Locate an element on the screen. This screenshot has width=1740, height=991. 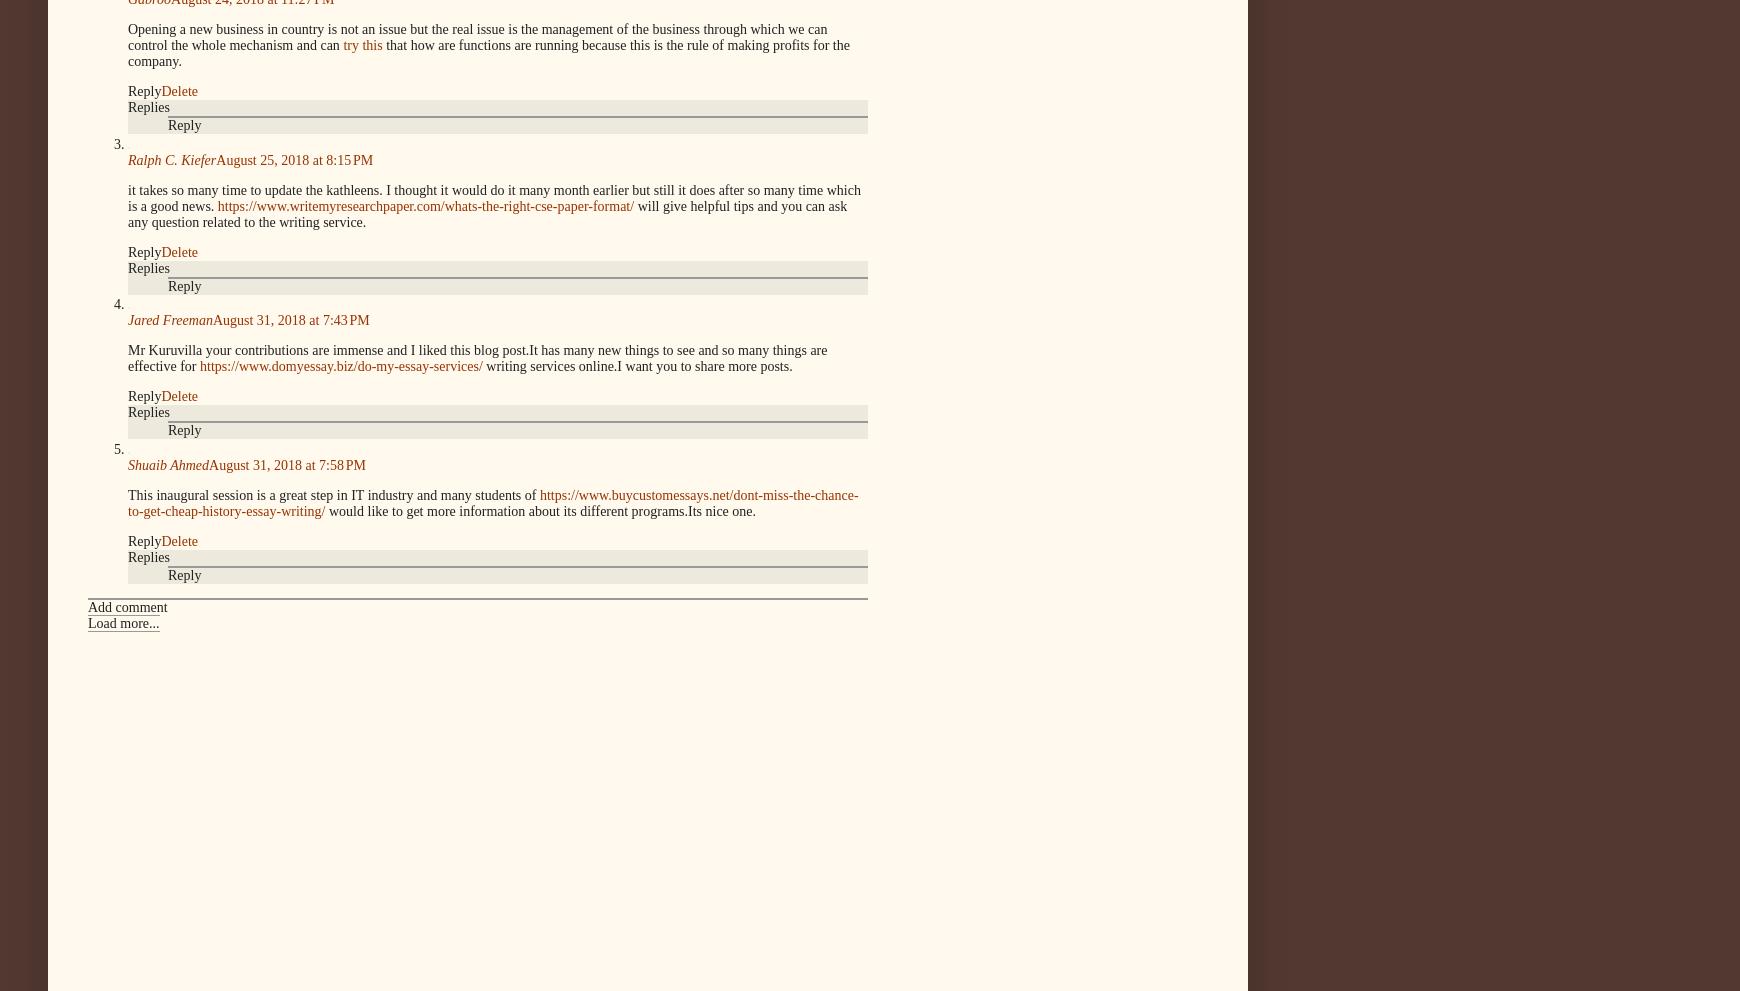
'https://www.domyessay.biz/do-my-essay-services/' is located at coordinates (198, 365).